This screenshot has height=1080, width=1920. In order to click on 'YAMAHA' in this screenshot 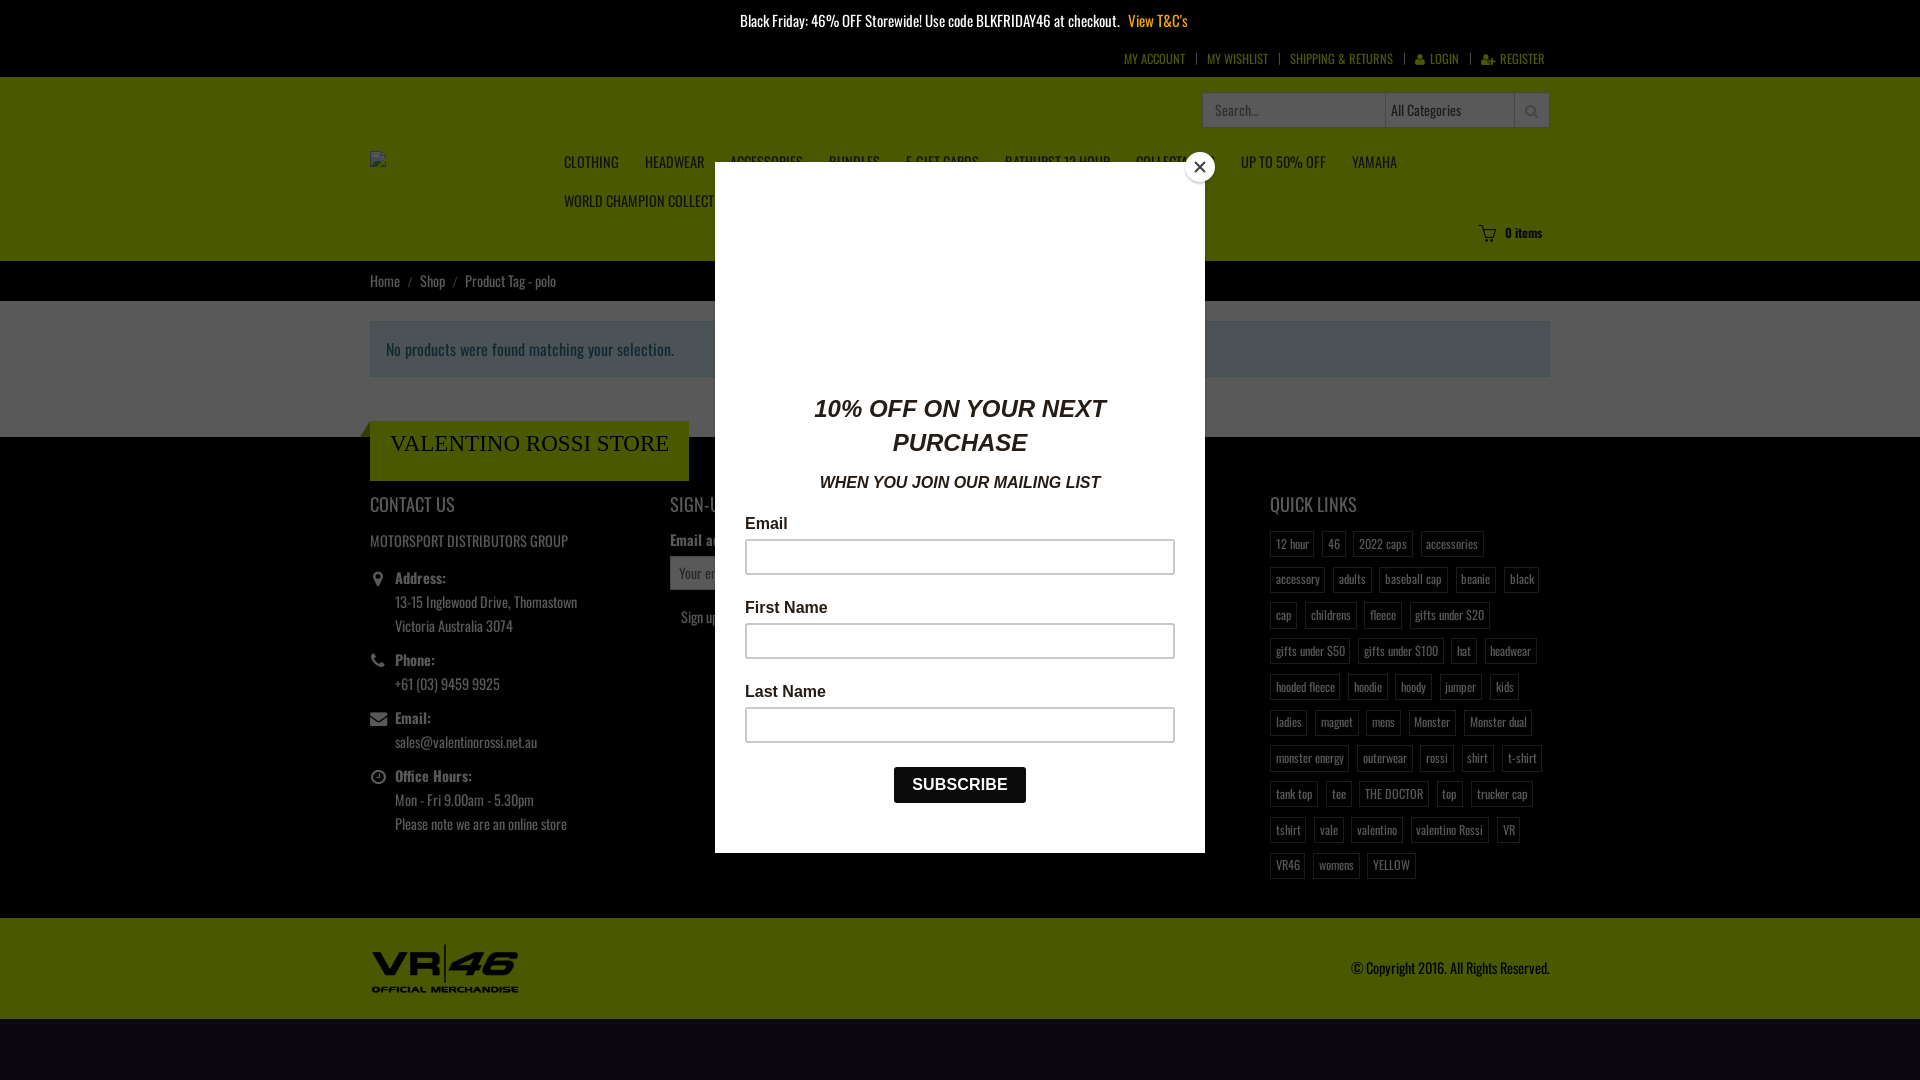, I will do `click(1373, 160)`.